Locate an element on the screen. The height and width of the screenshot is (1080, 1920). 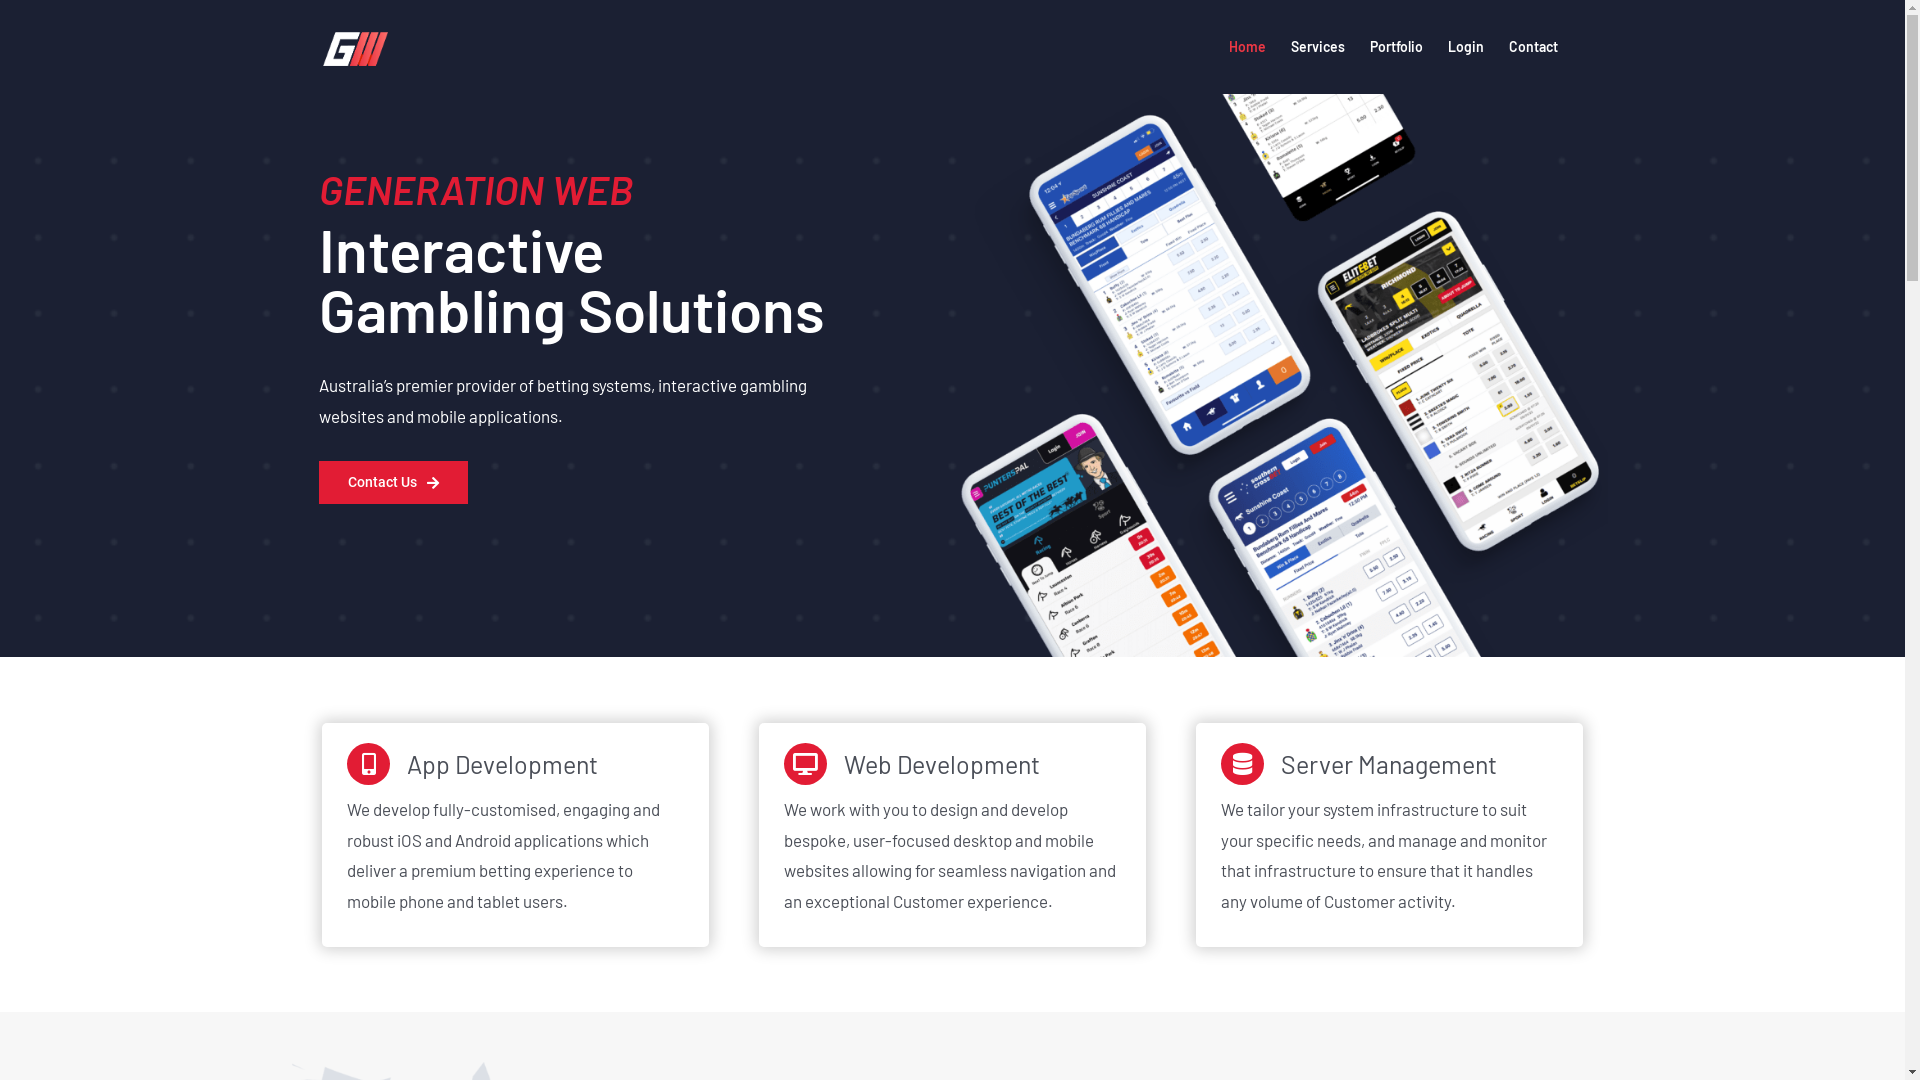
'Portfolio' is located at coordinates (1395, 45).